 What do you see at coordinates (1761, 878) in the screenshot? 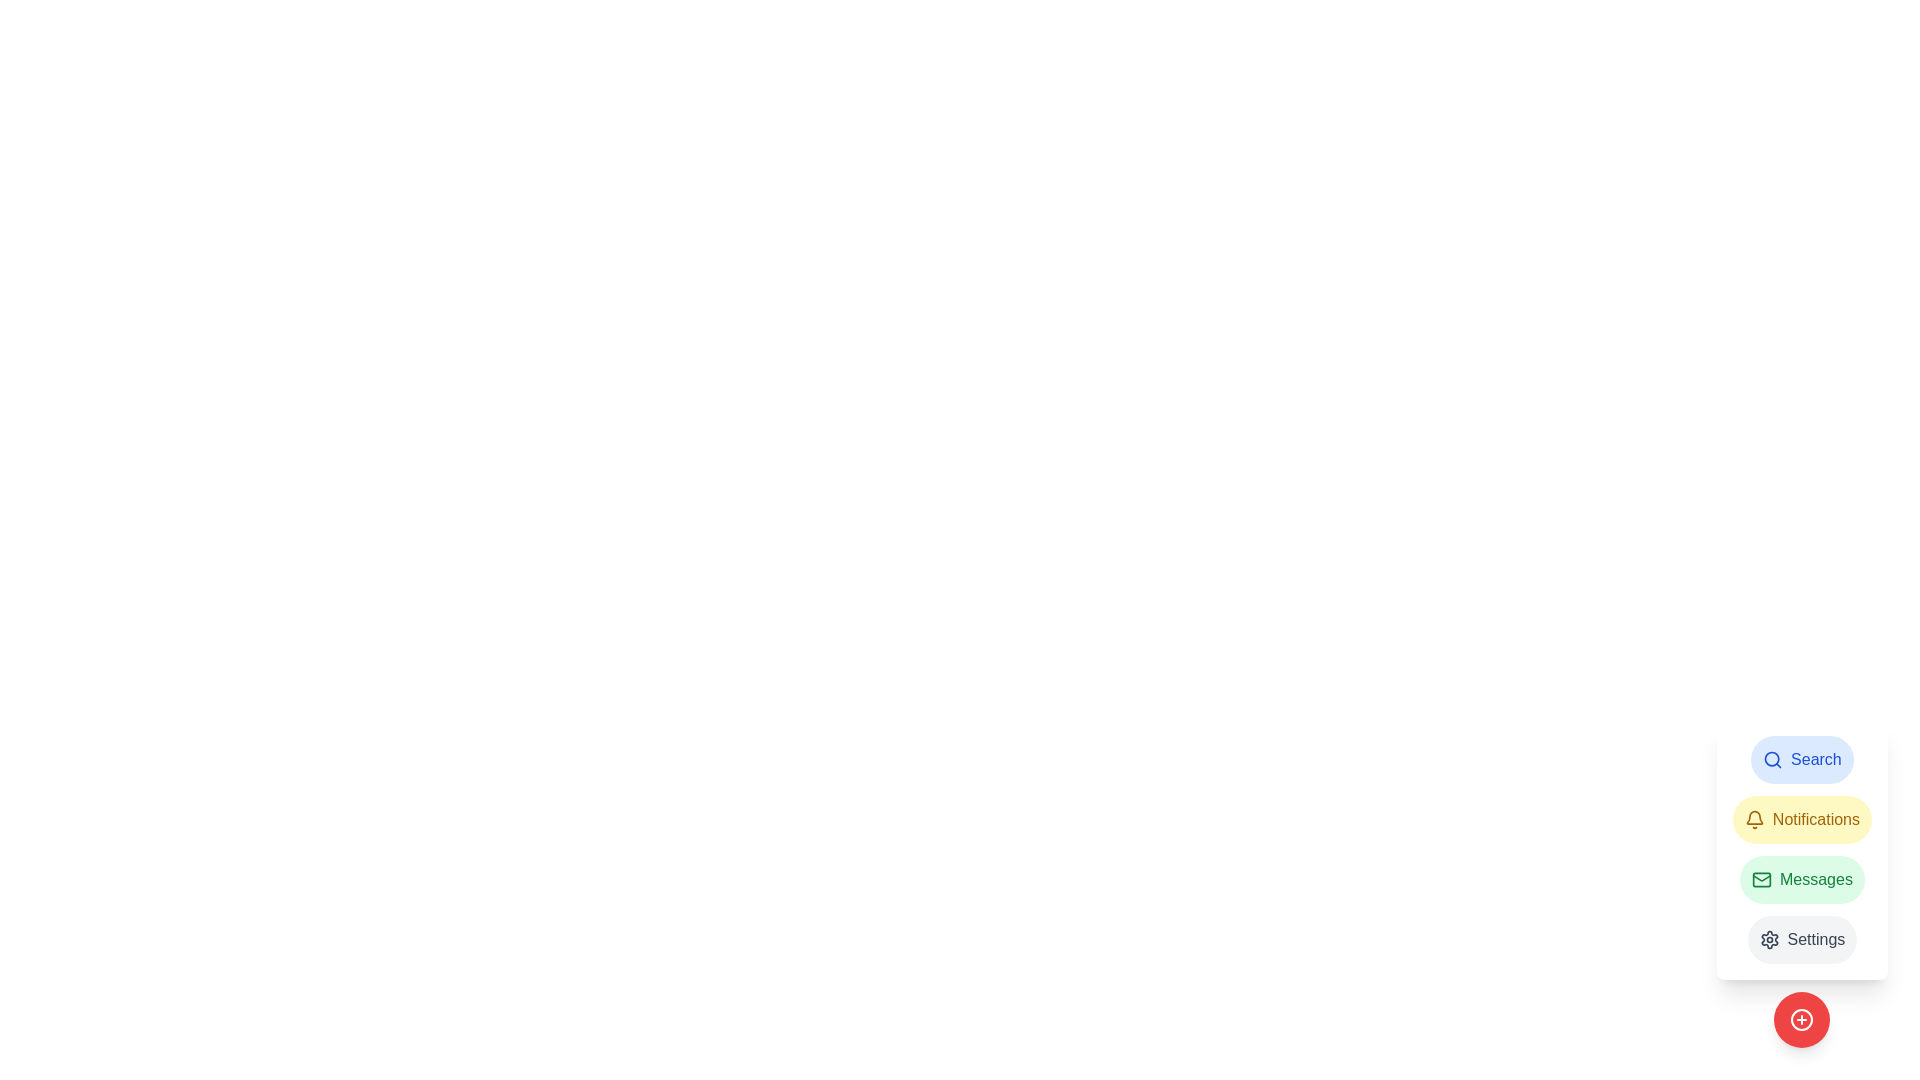
I see `the 'Messages' icon, which is the first icon from the left in the vertical navigation menu on the right side of the interface` at bounding box center [1761, 878].